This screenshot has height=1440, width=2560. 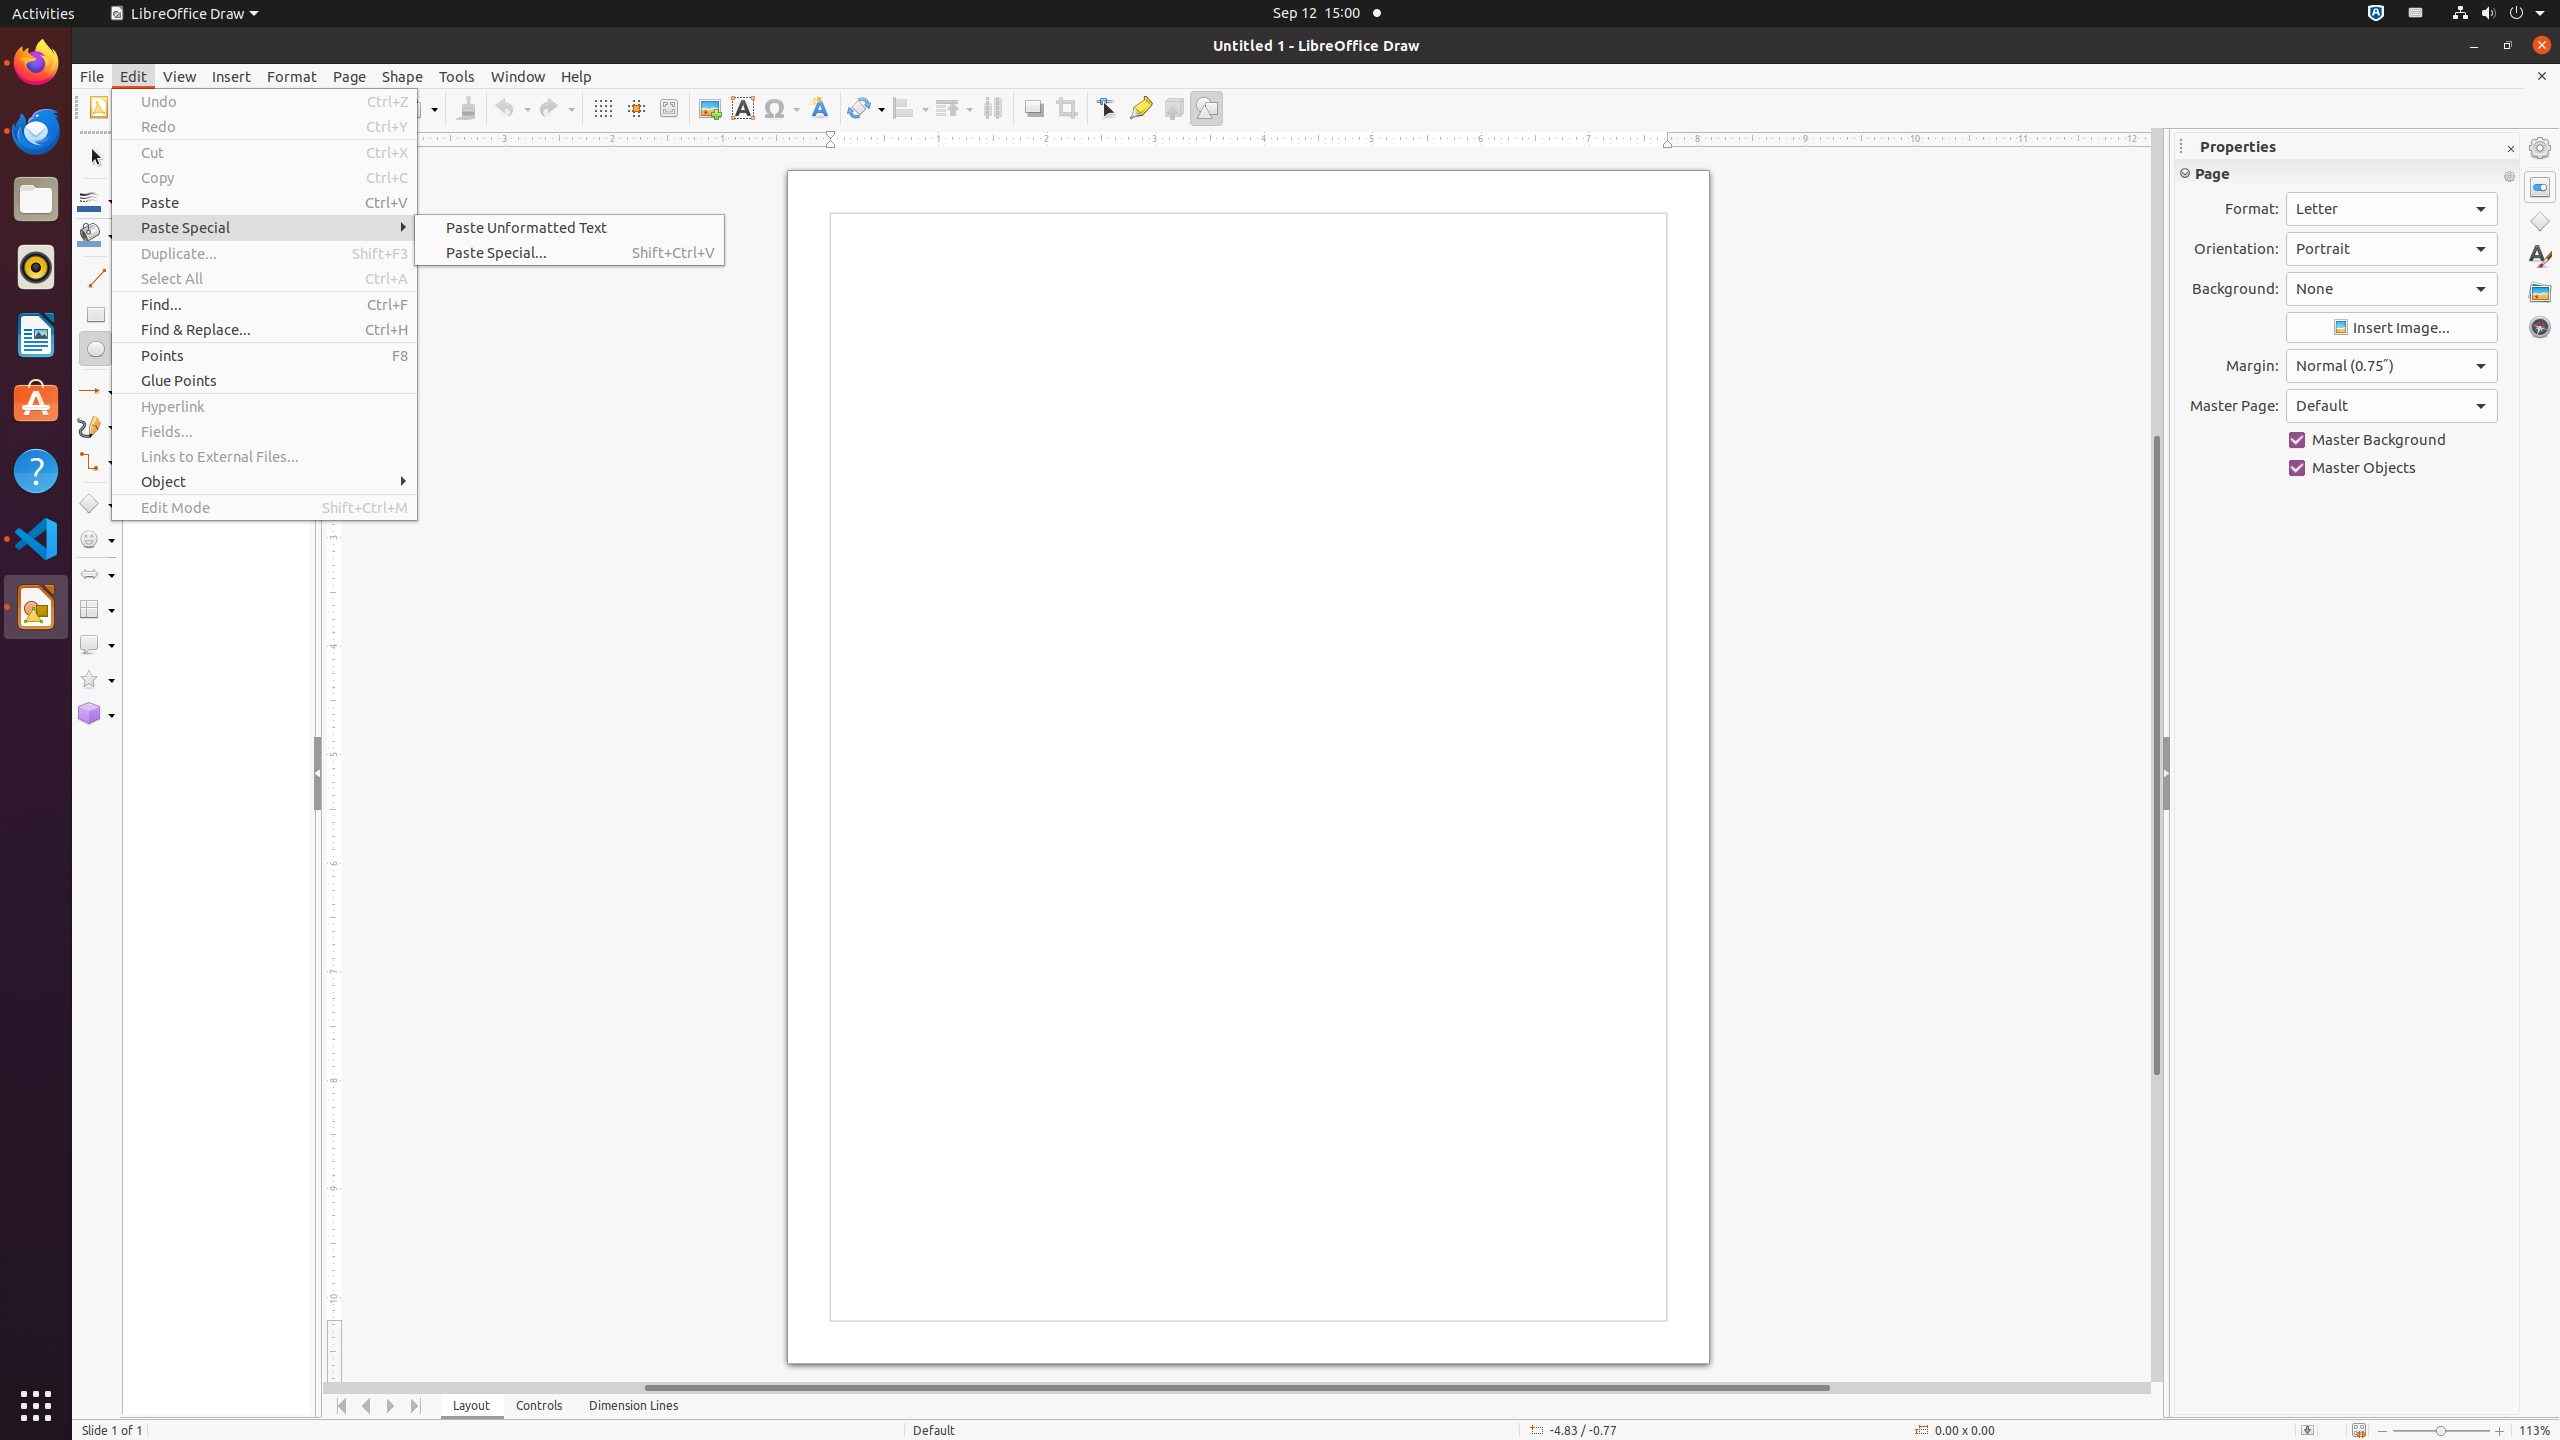 I want to click on 'View', so click(x=179, y=76).